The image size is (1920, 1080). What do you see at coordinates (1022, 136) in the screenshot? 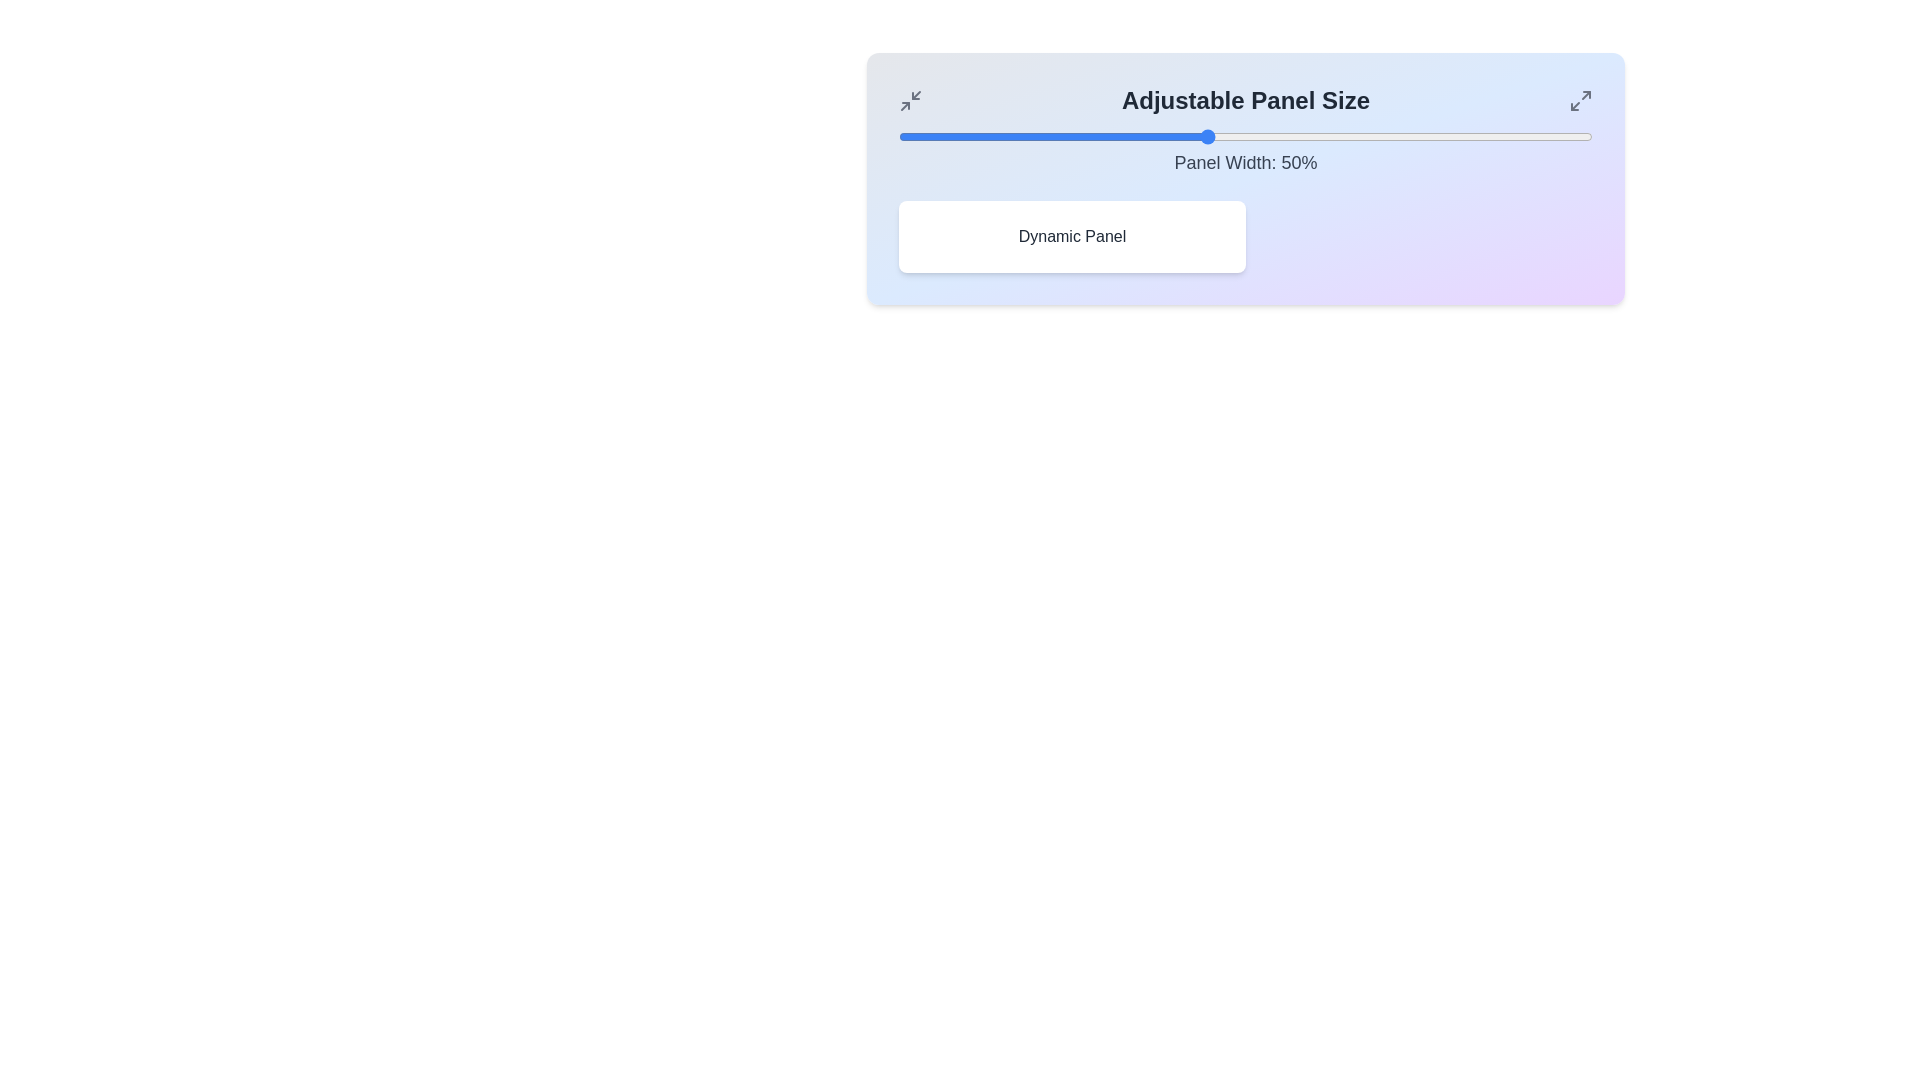
I see `the slider value` at bounding box center [1022, 136].